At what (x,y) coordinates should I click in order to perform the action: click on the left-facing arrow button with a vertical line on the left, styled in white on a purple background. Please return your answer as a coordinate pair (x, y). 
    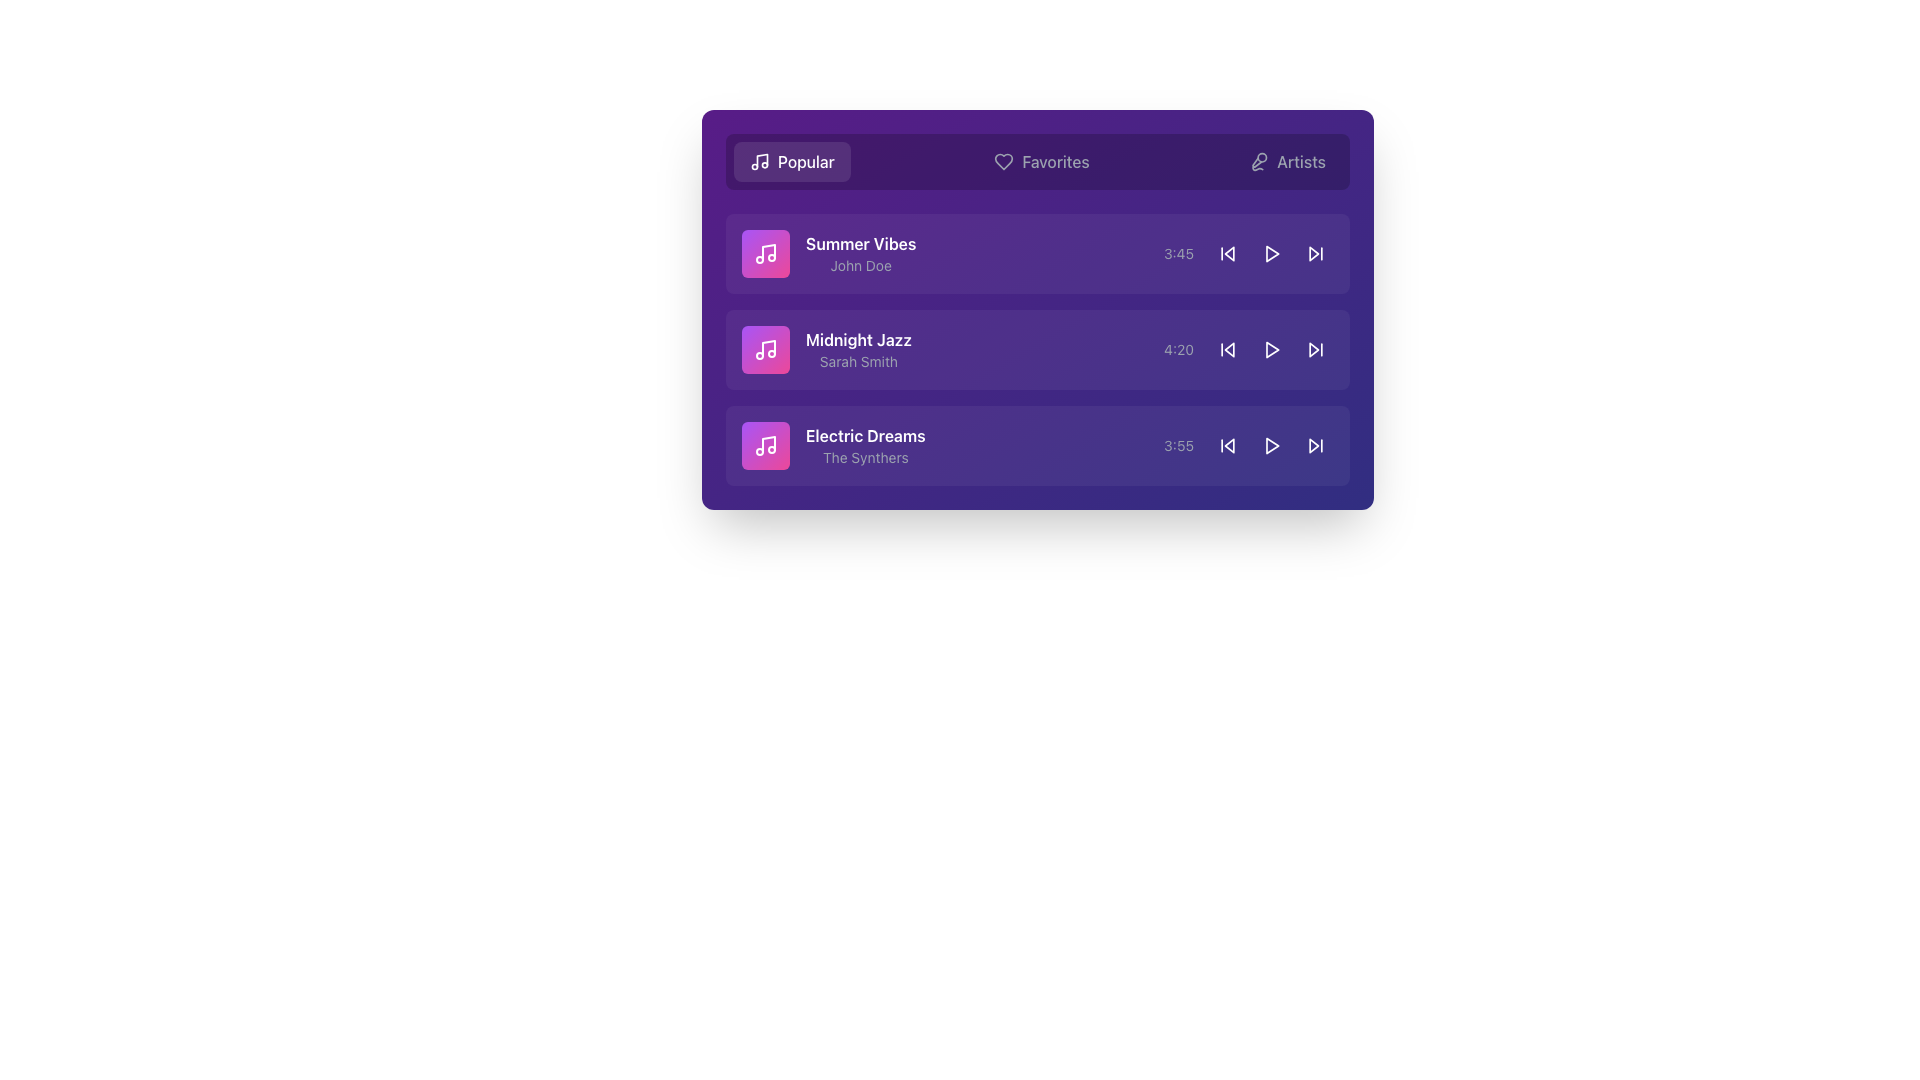
    Looking at the image, I should click on (1227, 445).